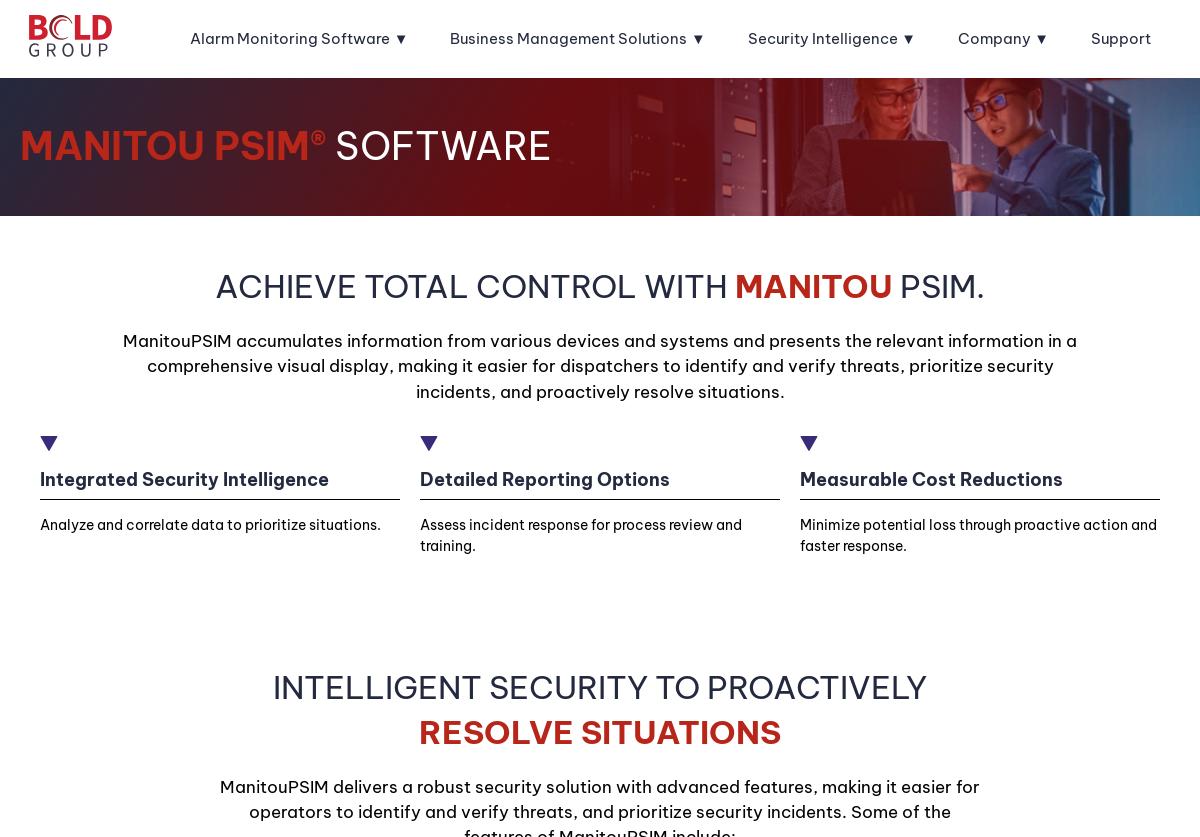 Image resolution: width=1200 pixels, height=837 pixels. Describe the element at coordinates (578, 533) in the screenshot. I see `'Assess incident response for process review and training.'` at that location.